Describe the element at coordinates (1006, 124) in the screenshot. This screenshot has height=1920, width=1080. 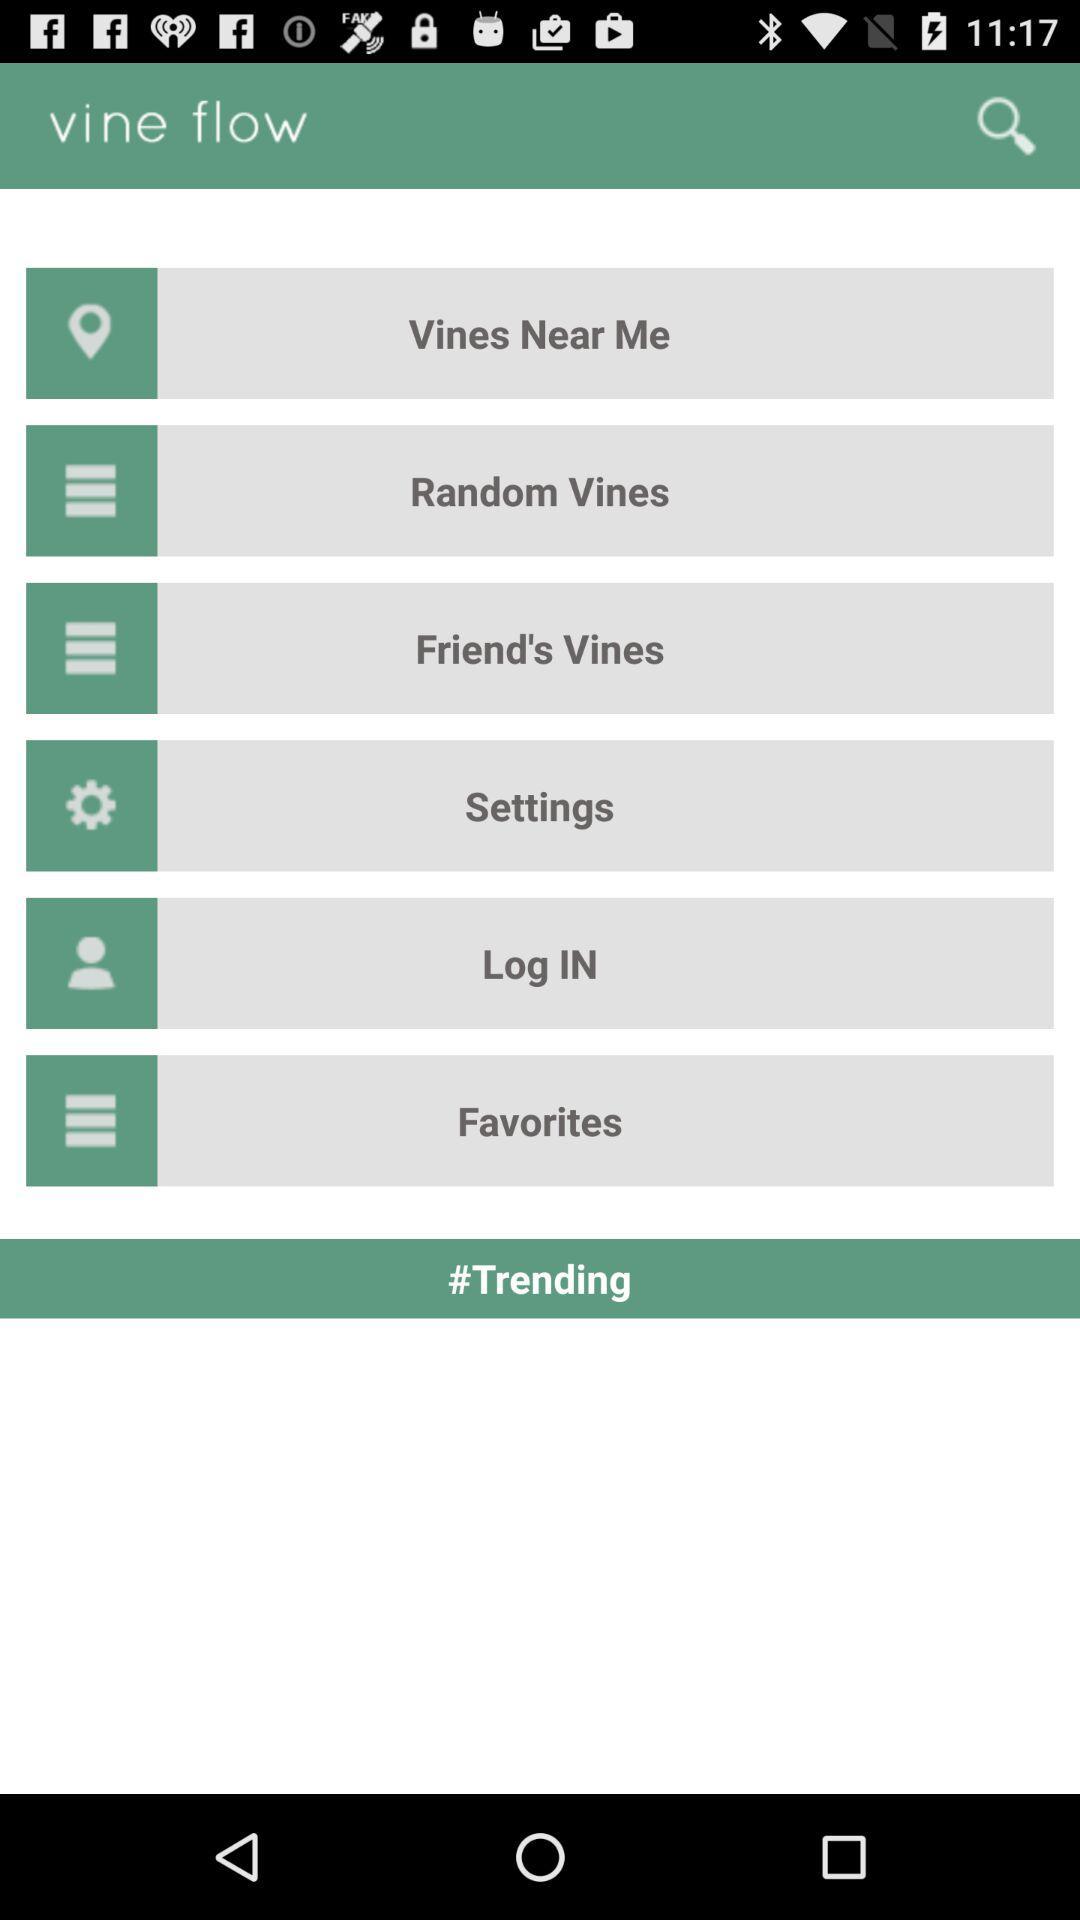
I see `the item at the top right corner` at that location.